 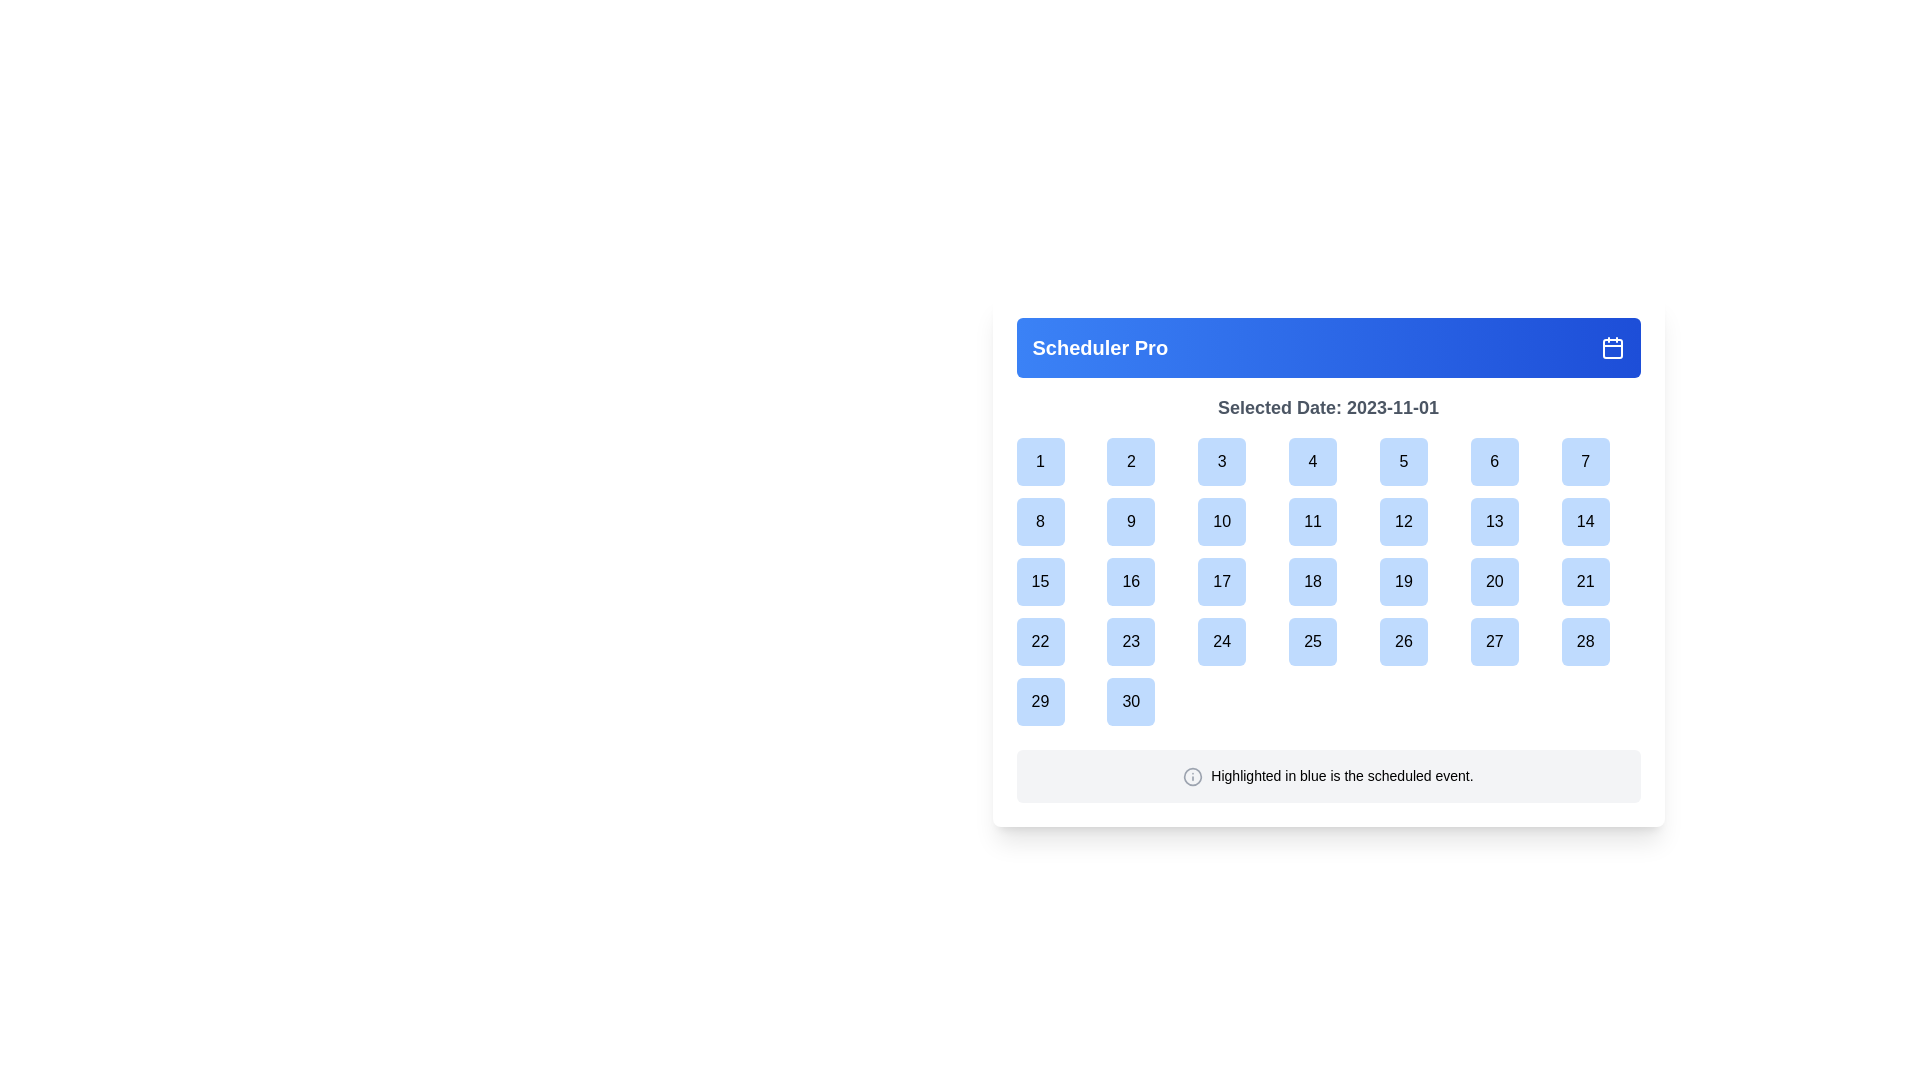 I want to click on the button representing the 29th day in the calendar layout, located in the fifth row and first column, to trigger hover effects, so click(x=1040, y=701).